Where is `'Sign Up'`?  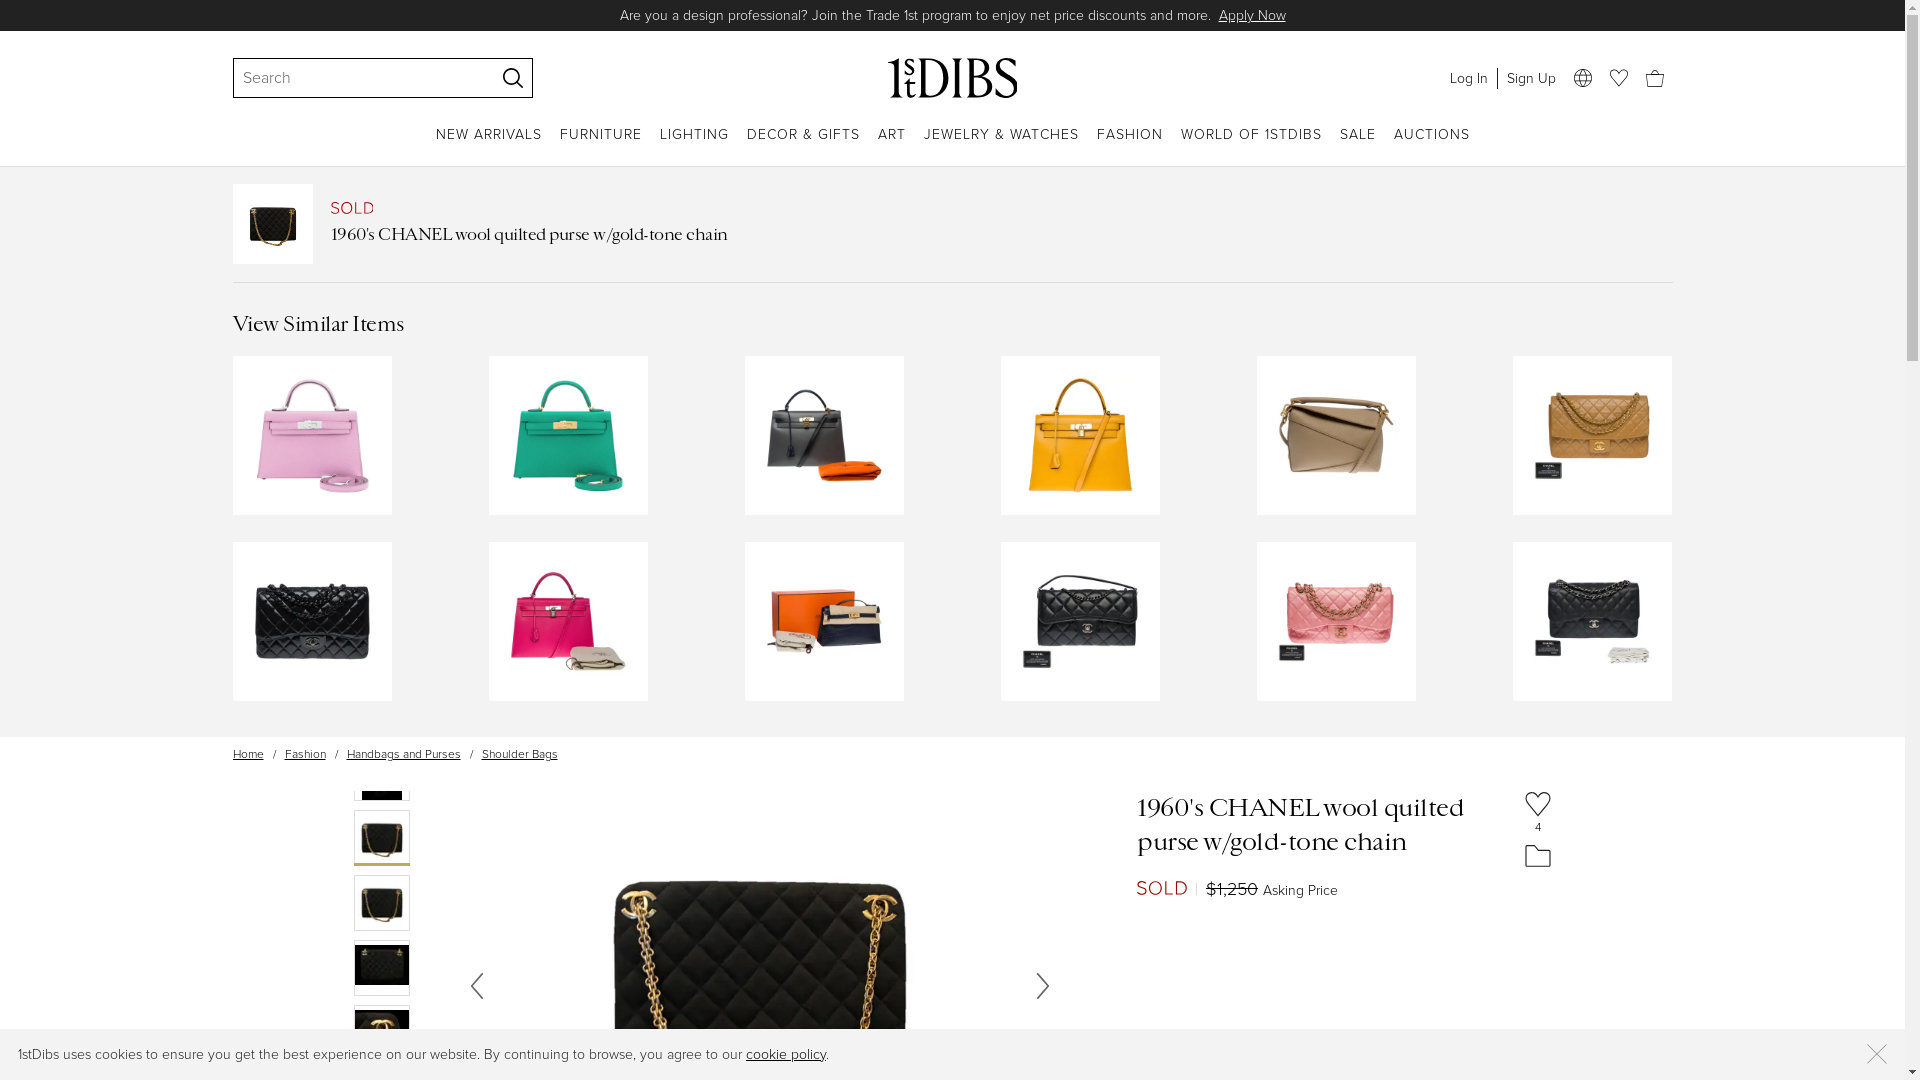
'Sign Up' is located at coordinates (1529, 77).